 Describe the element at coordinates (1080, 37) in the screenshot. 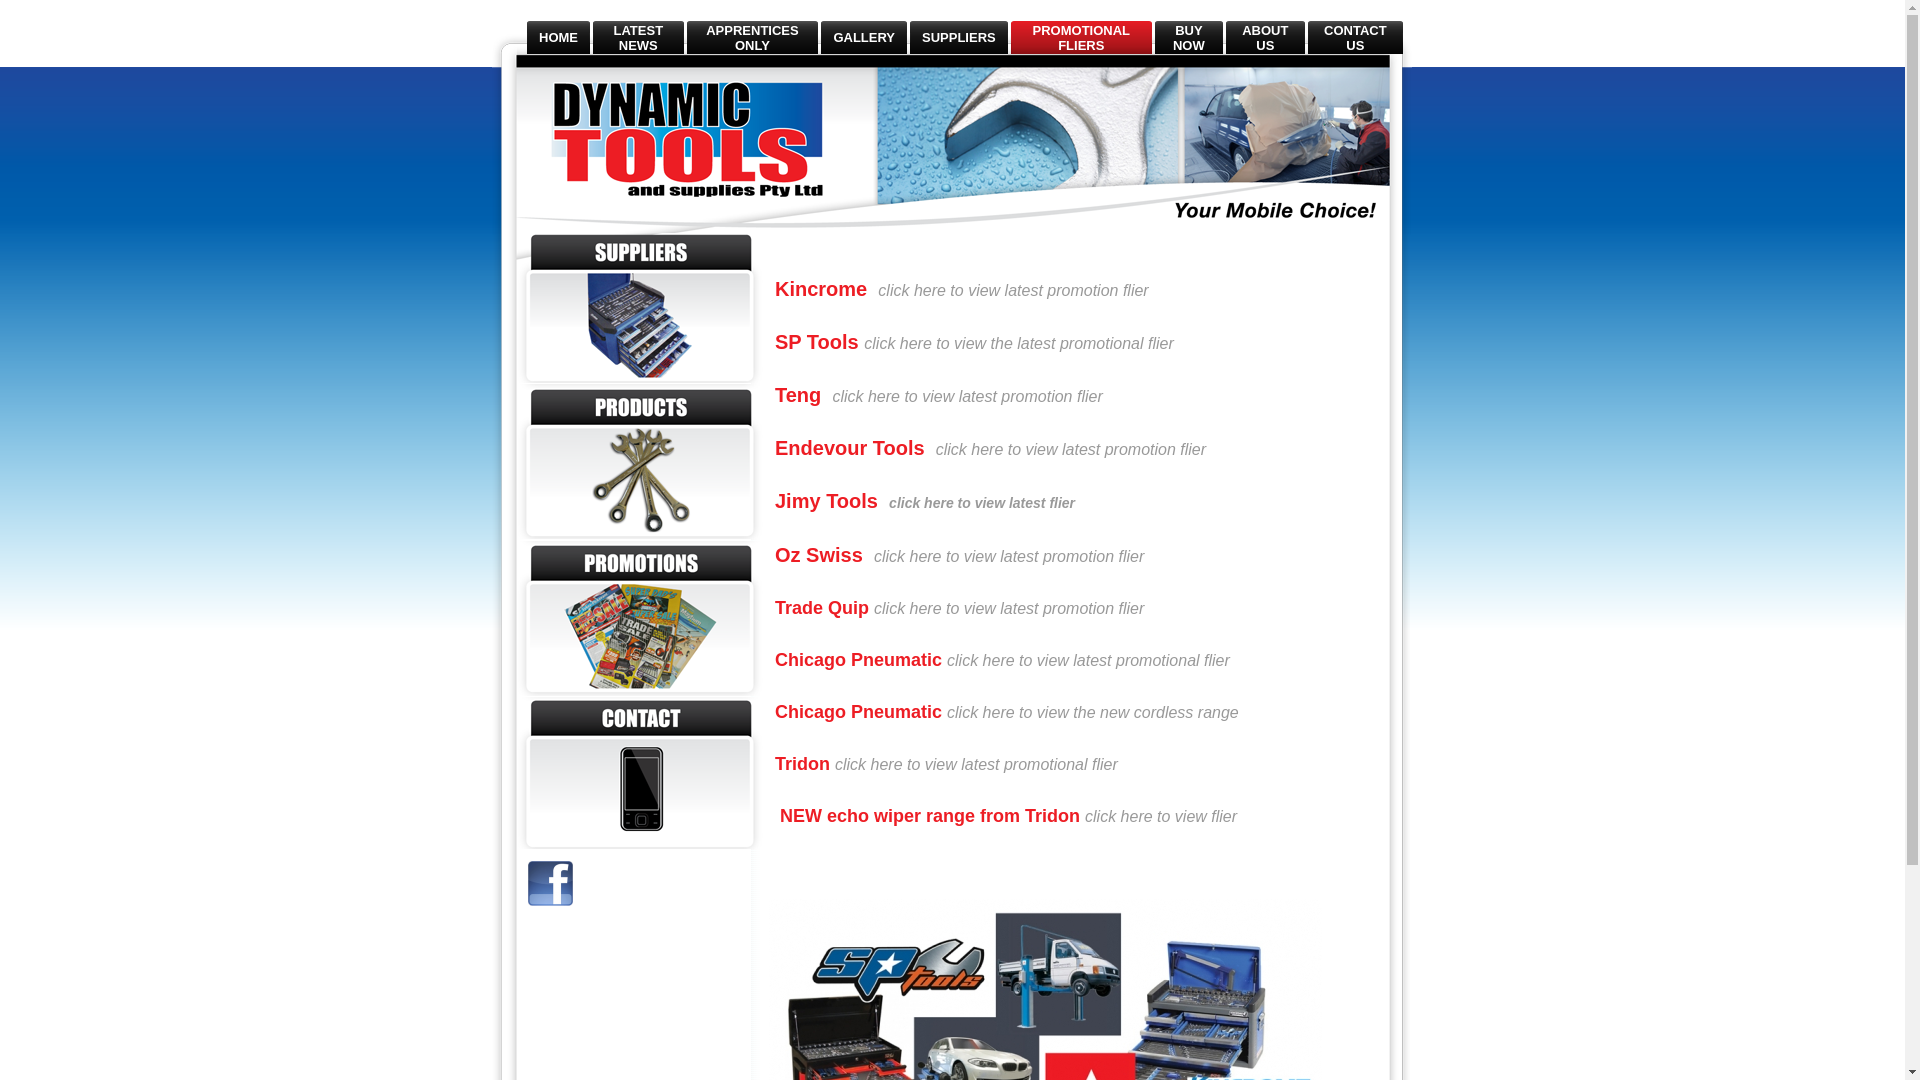

I see `'PROMOTIONAL FLIERS'` at that location.